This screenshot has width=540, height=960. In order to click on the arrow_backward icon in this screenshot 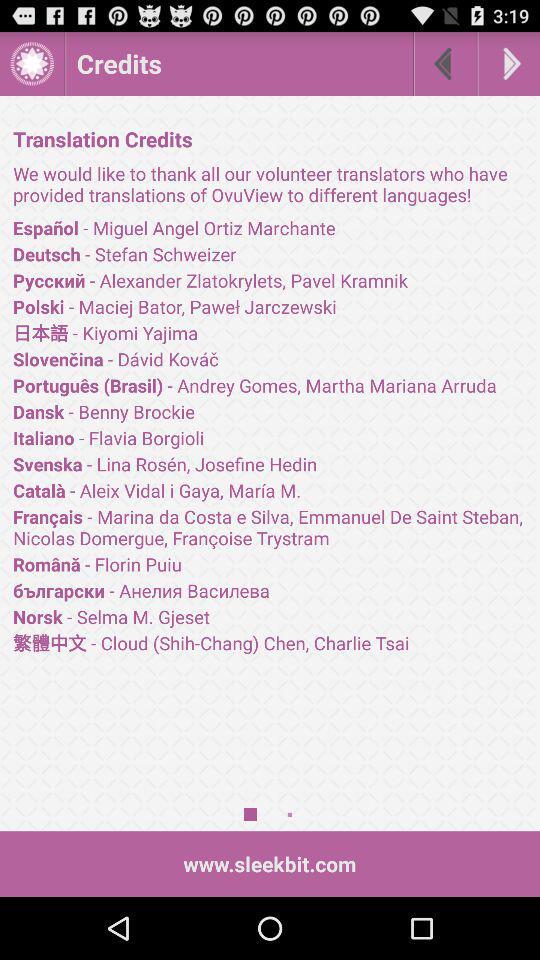, I will do `click(445, 68)`.